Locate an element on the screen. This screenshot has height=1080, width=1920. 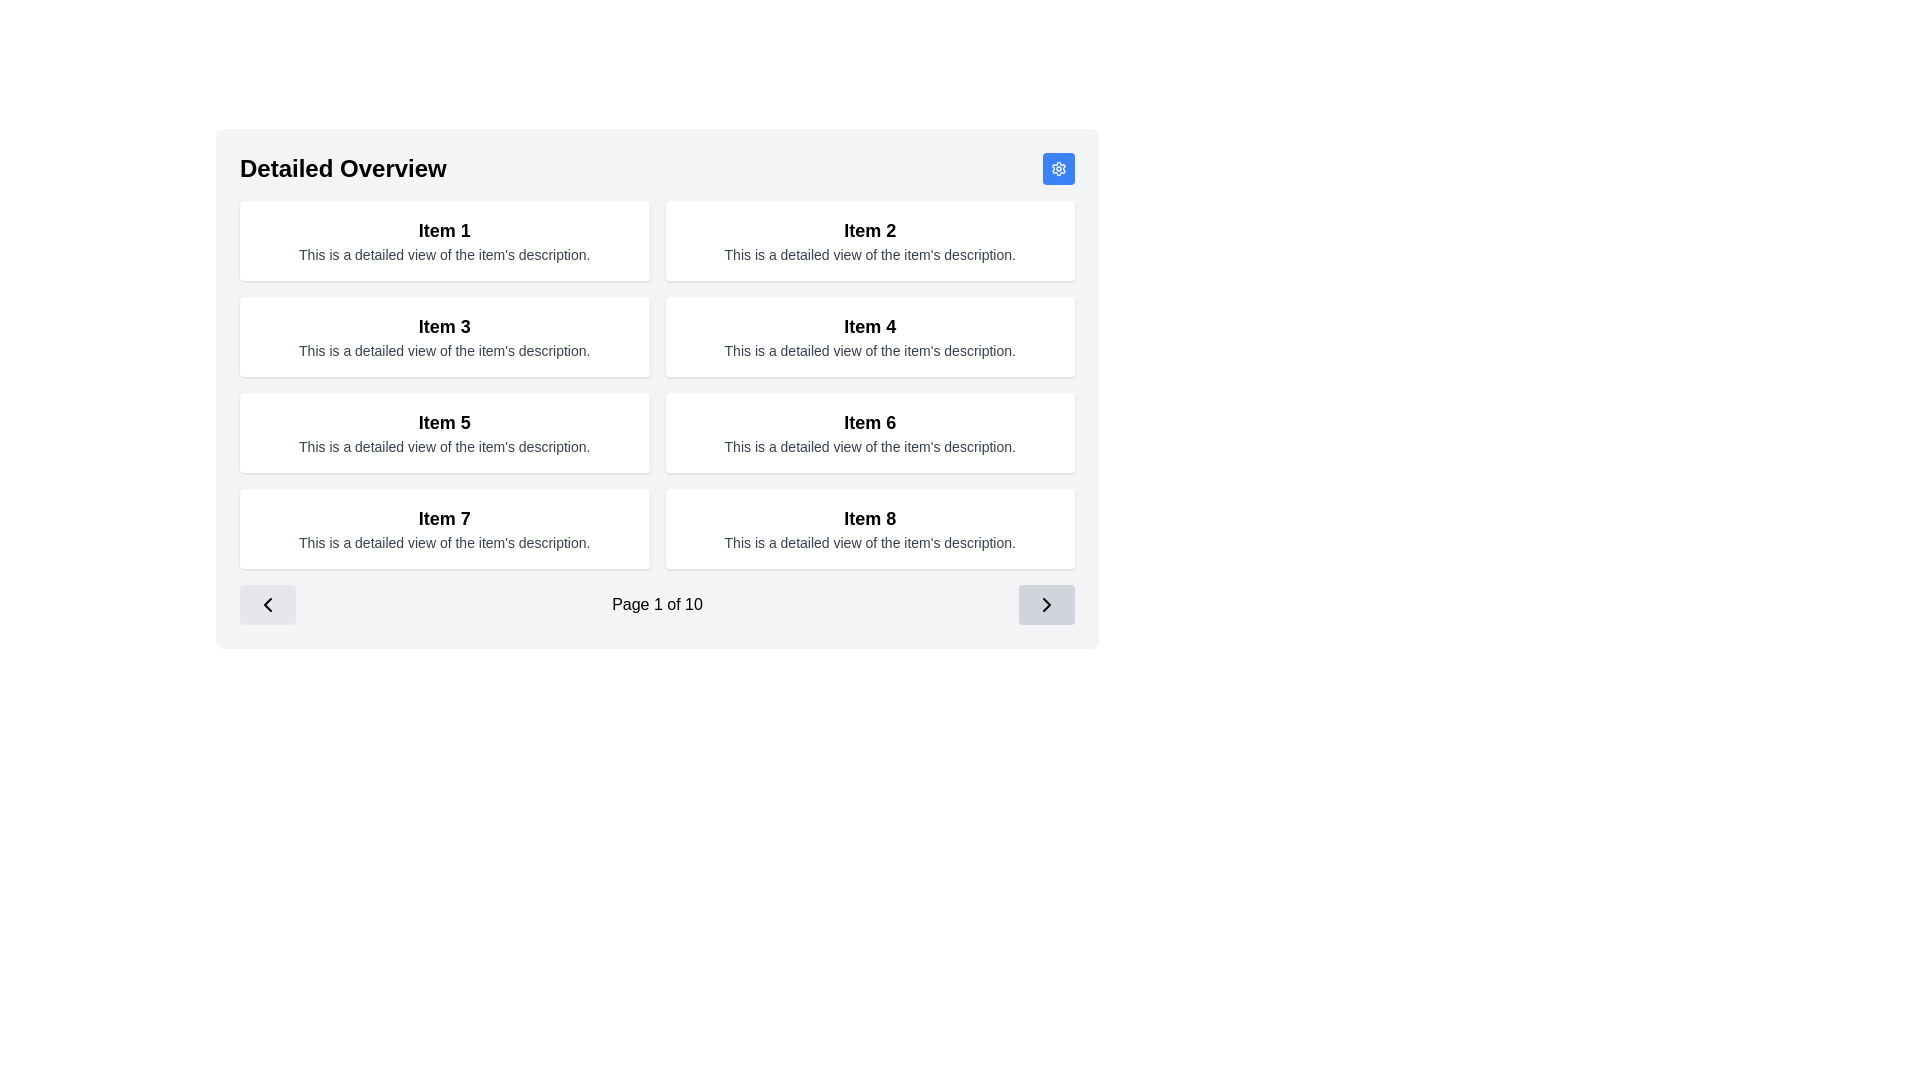
the navigation icon located in the bottom right corner of the layout is located at coordinates (1045, 604).